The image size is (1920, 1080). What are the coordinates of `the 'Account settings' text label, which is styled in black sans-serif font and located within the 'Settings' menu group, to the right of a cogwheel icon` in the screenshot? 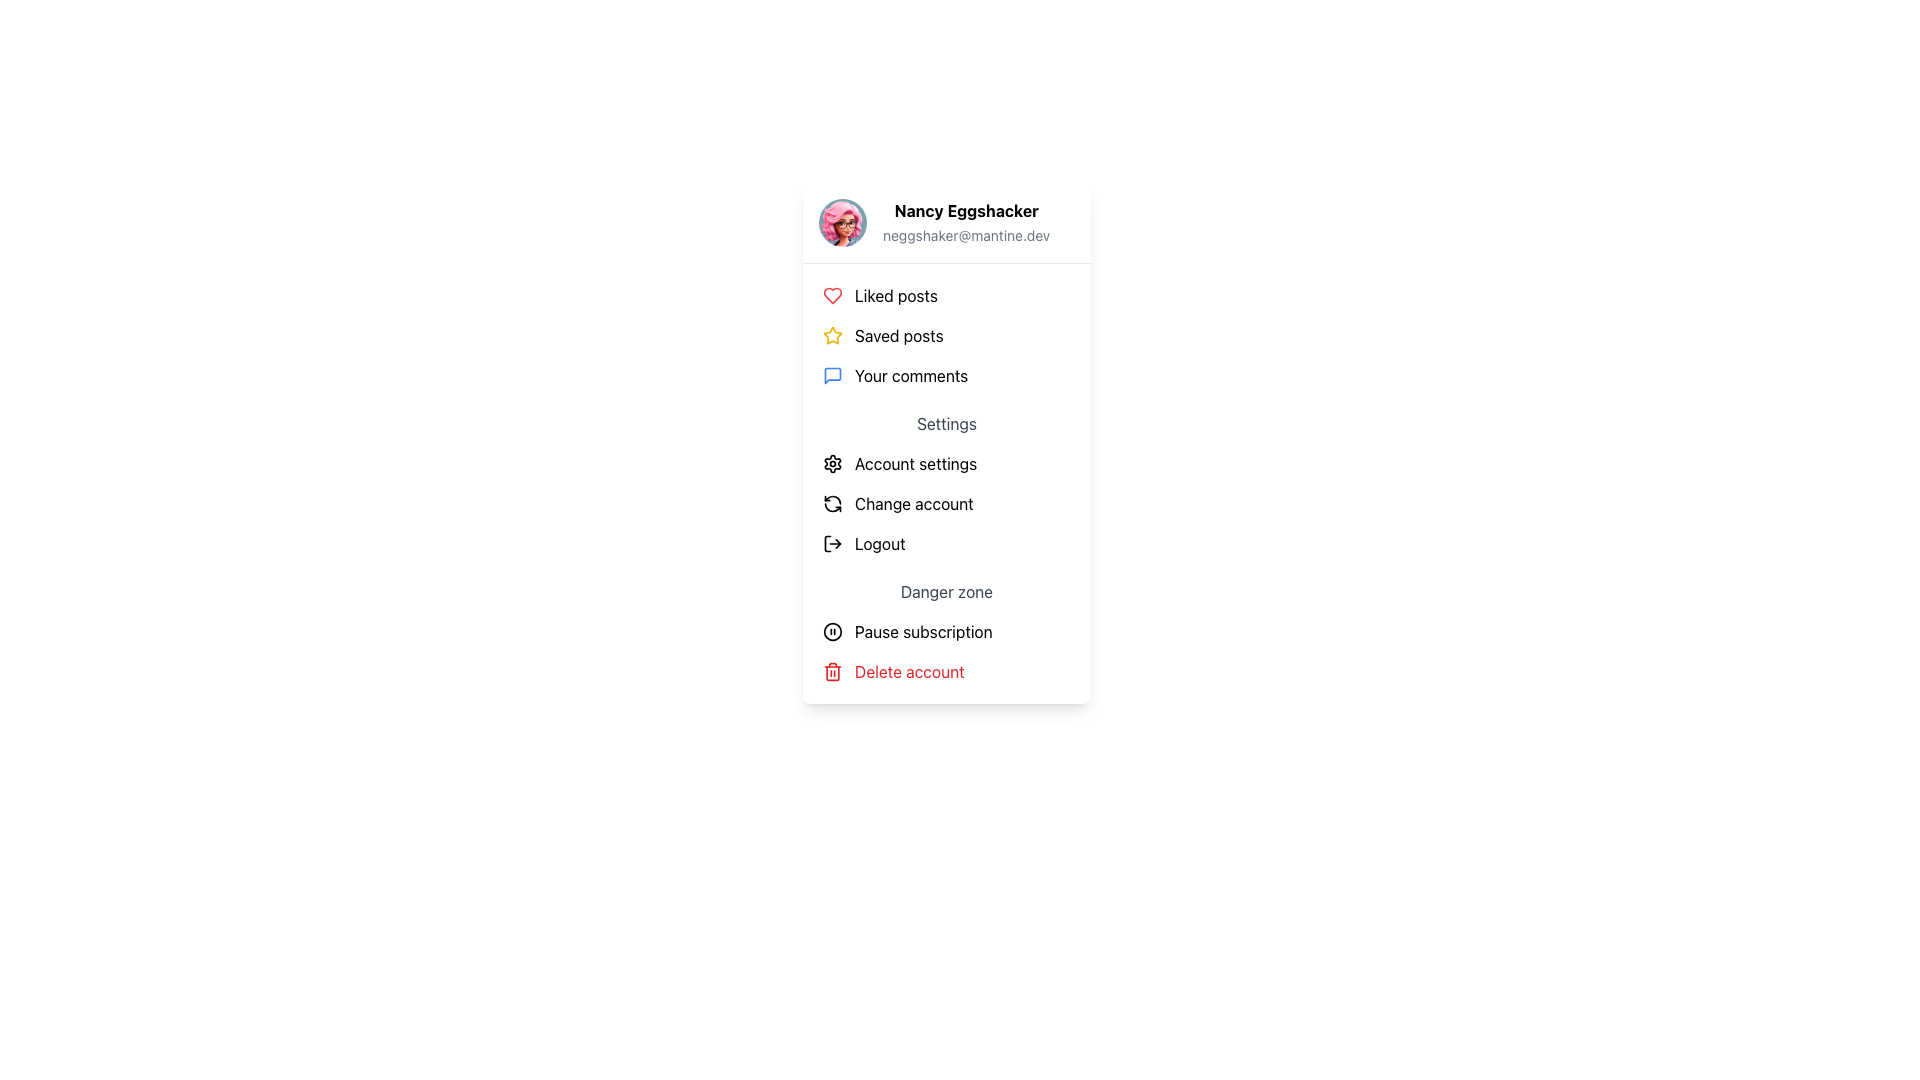 It's located at (915, 463).